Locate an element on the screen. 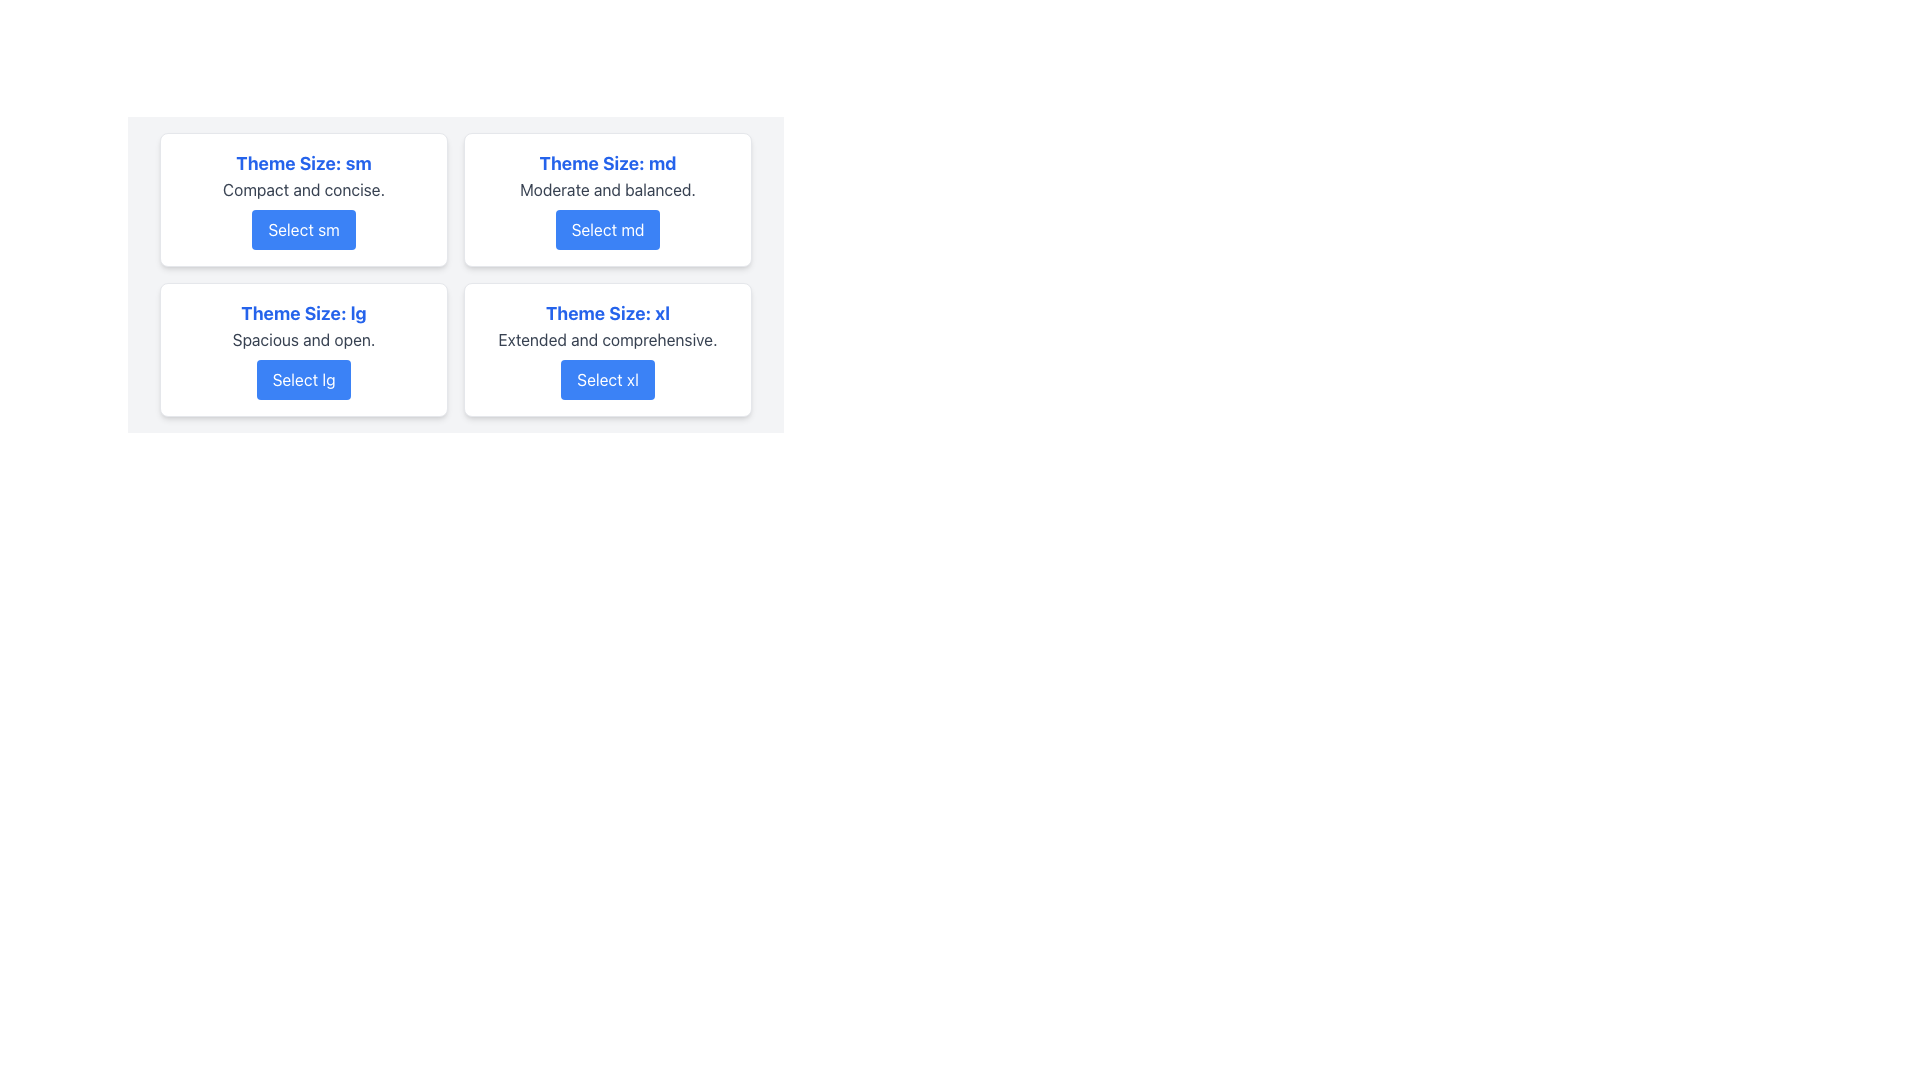 The width and height of the screenshot is (1920, 1080). the static text label containing the text 'Extended and comprehensive.' which is styled in gray and positioned beneath a bold blue title within the 'Theme Size: xl' card is located at coordinates (607, 338).